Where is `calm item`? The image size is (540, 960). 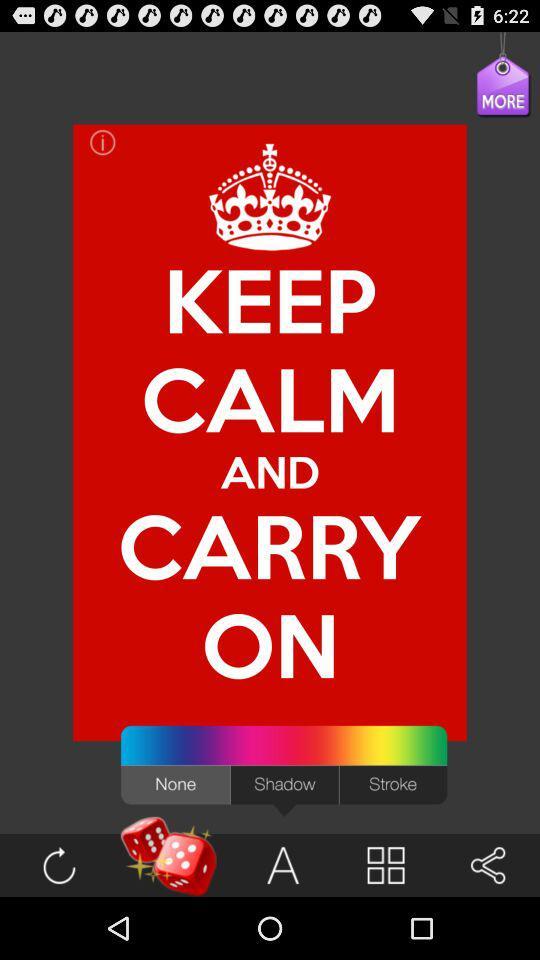 calm item is located at coordinates (270, 398).